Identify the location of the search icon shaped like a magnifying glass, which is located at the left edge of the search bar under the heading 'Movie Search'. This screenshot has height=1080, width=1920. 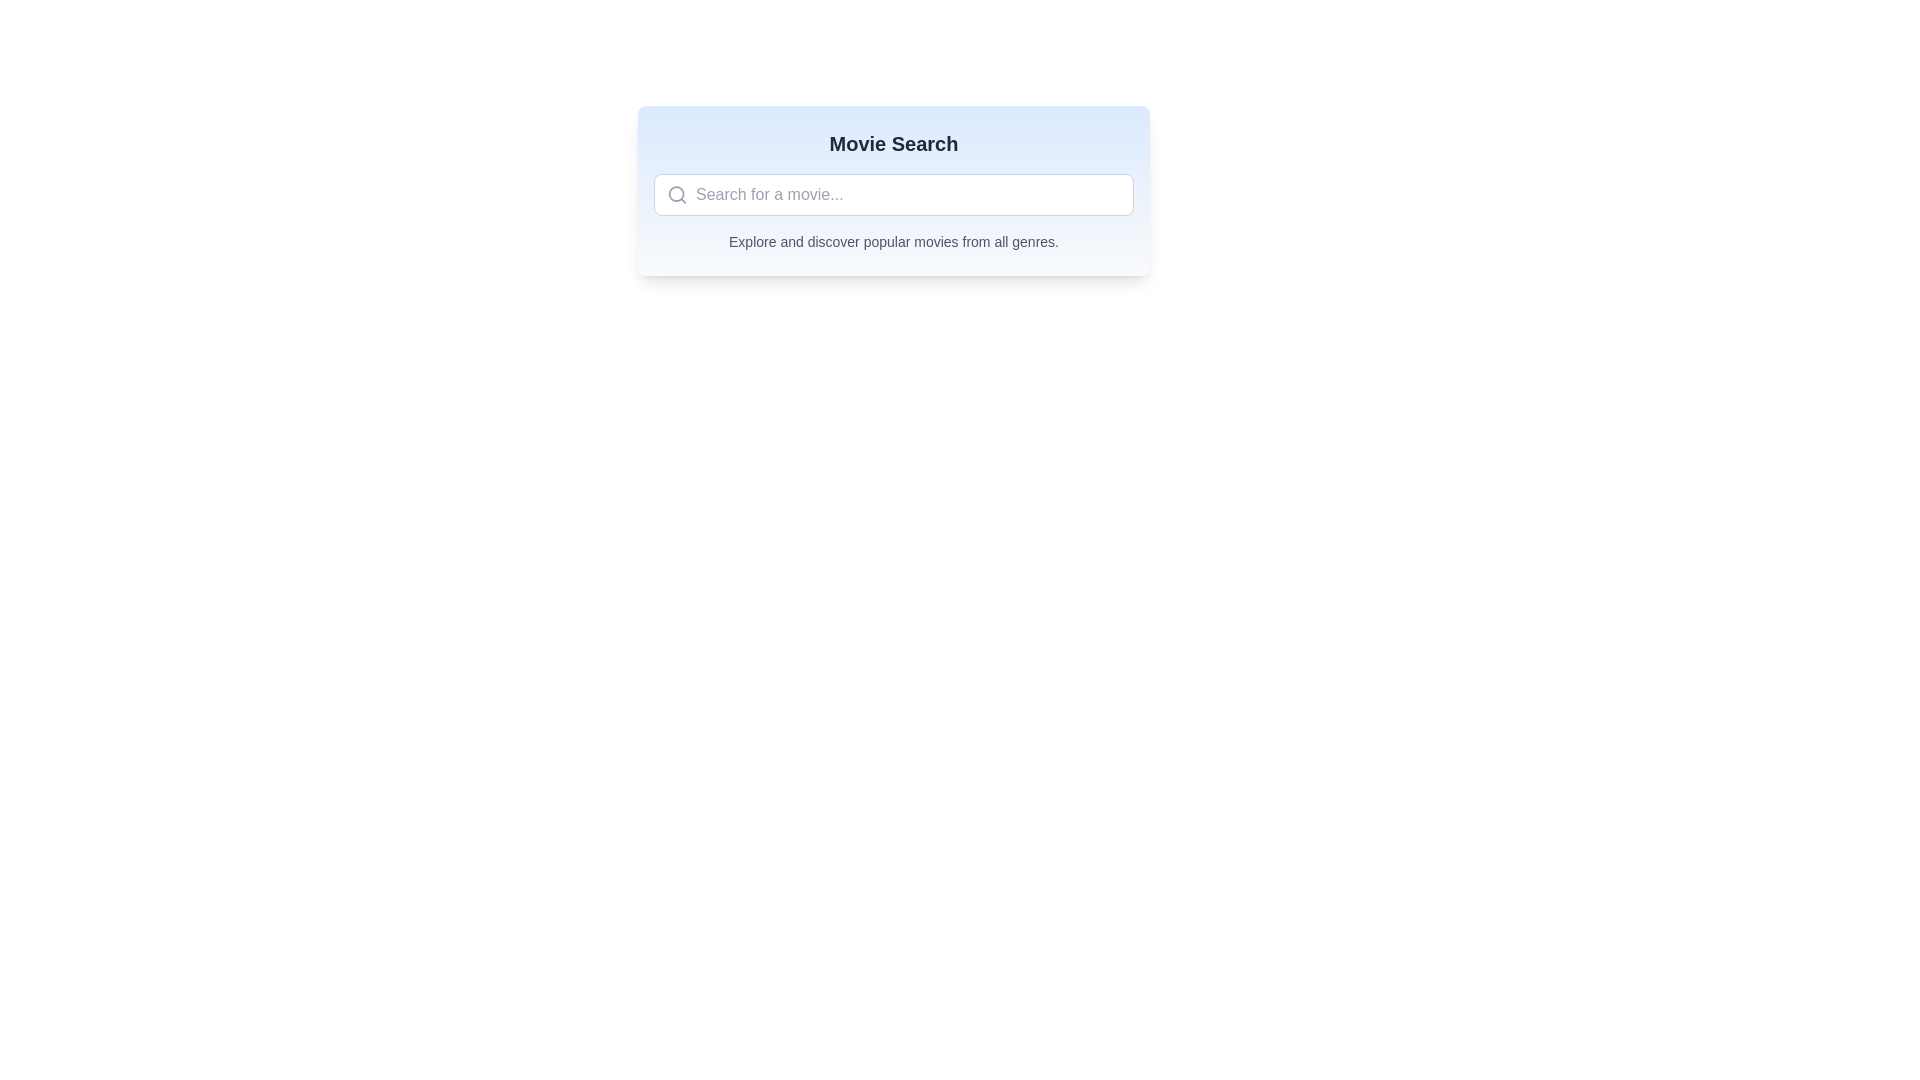
(677, 195).